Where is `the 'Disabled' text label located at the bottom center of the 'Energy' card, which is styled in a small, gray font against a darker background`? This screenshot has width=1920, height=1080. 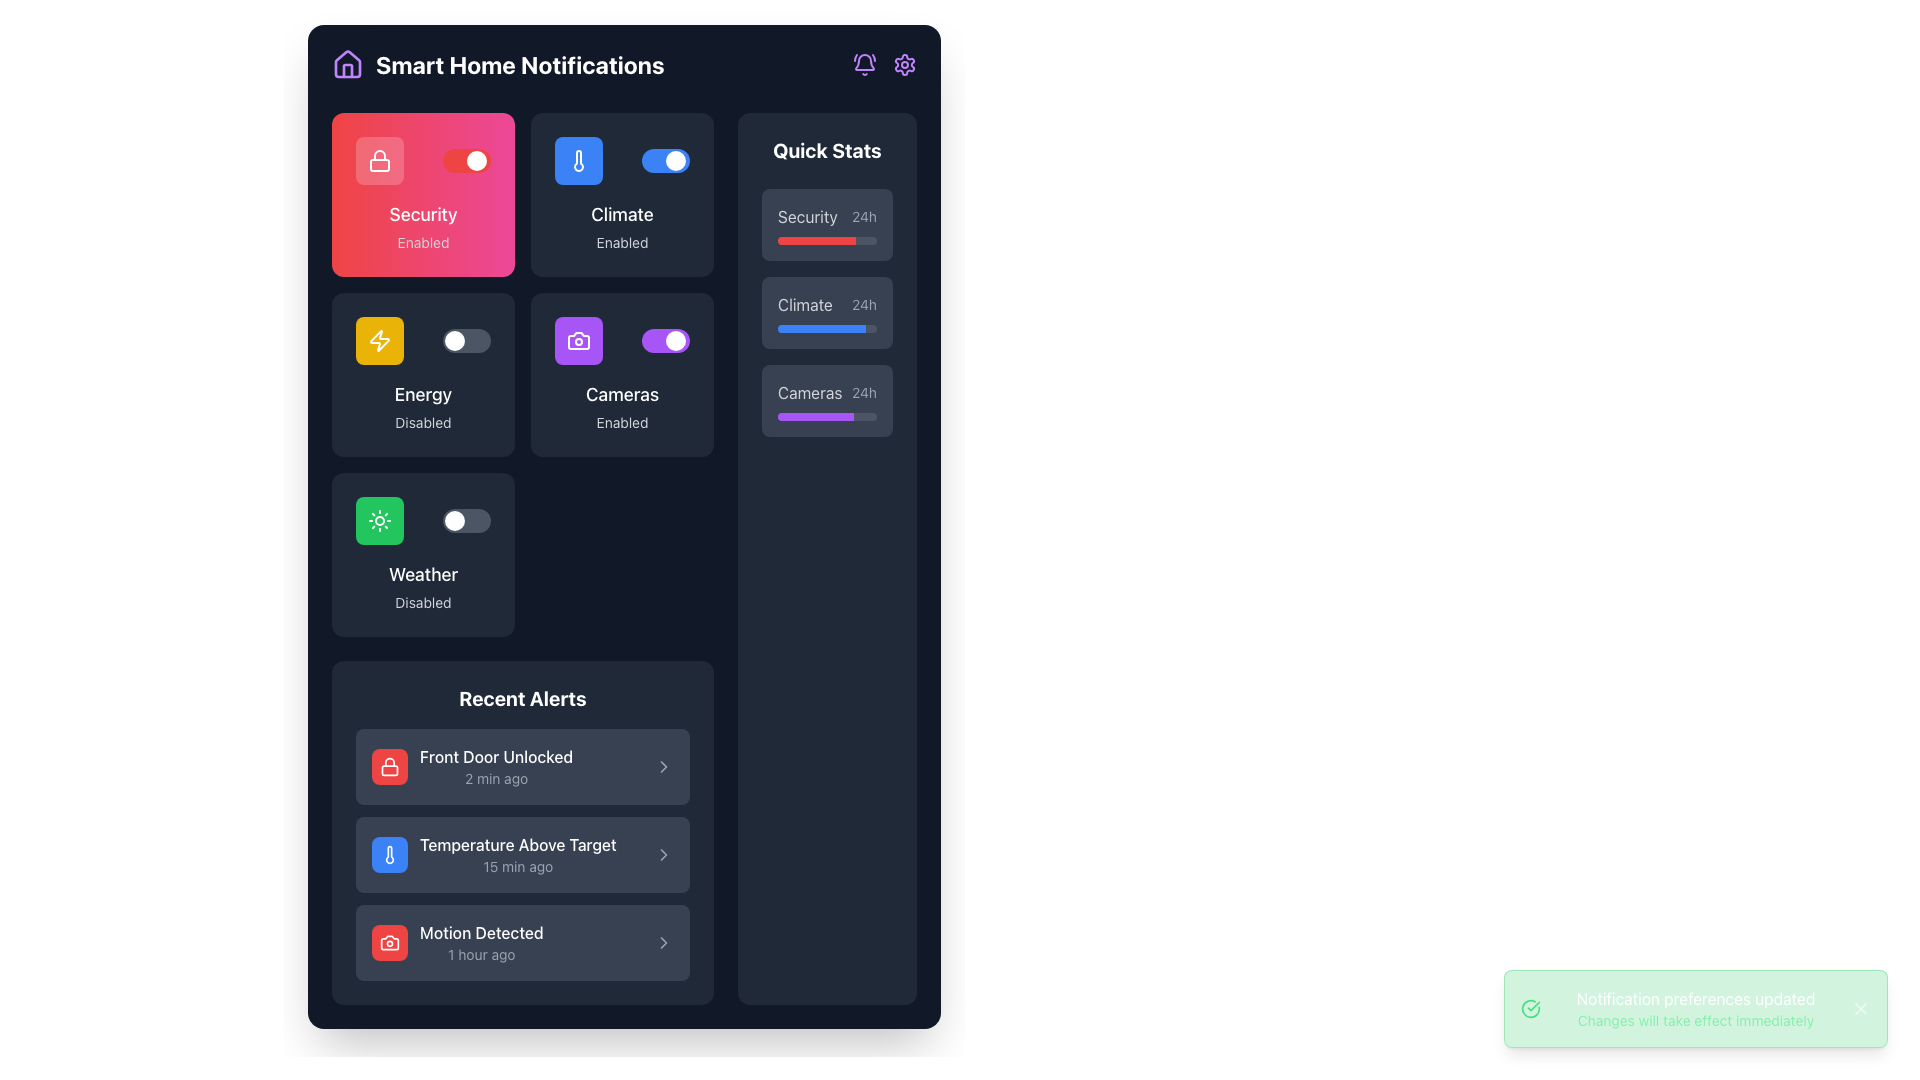
the 'Disabled' text label located at the bottom center of the 'Energy' card, which is styled in a small, gray font against a darker background is located at coordinates (422, 422).